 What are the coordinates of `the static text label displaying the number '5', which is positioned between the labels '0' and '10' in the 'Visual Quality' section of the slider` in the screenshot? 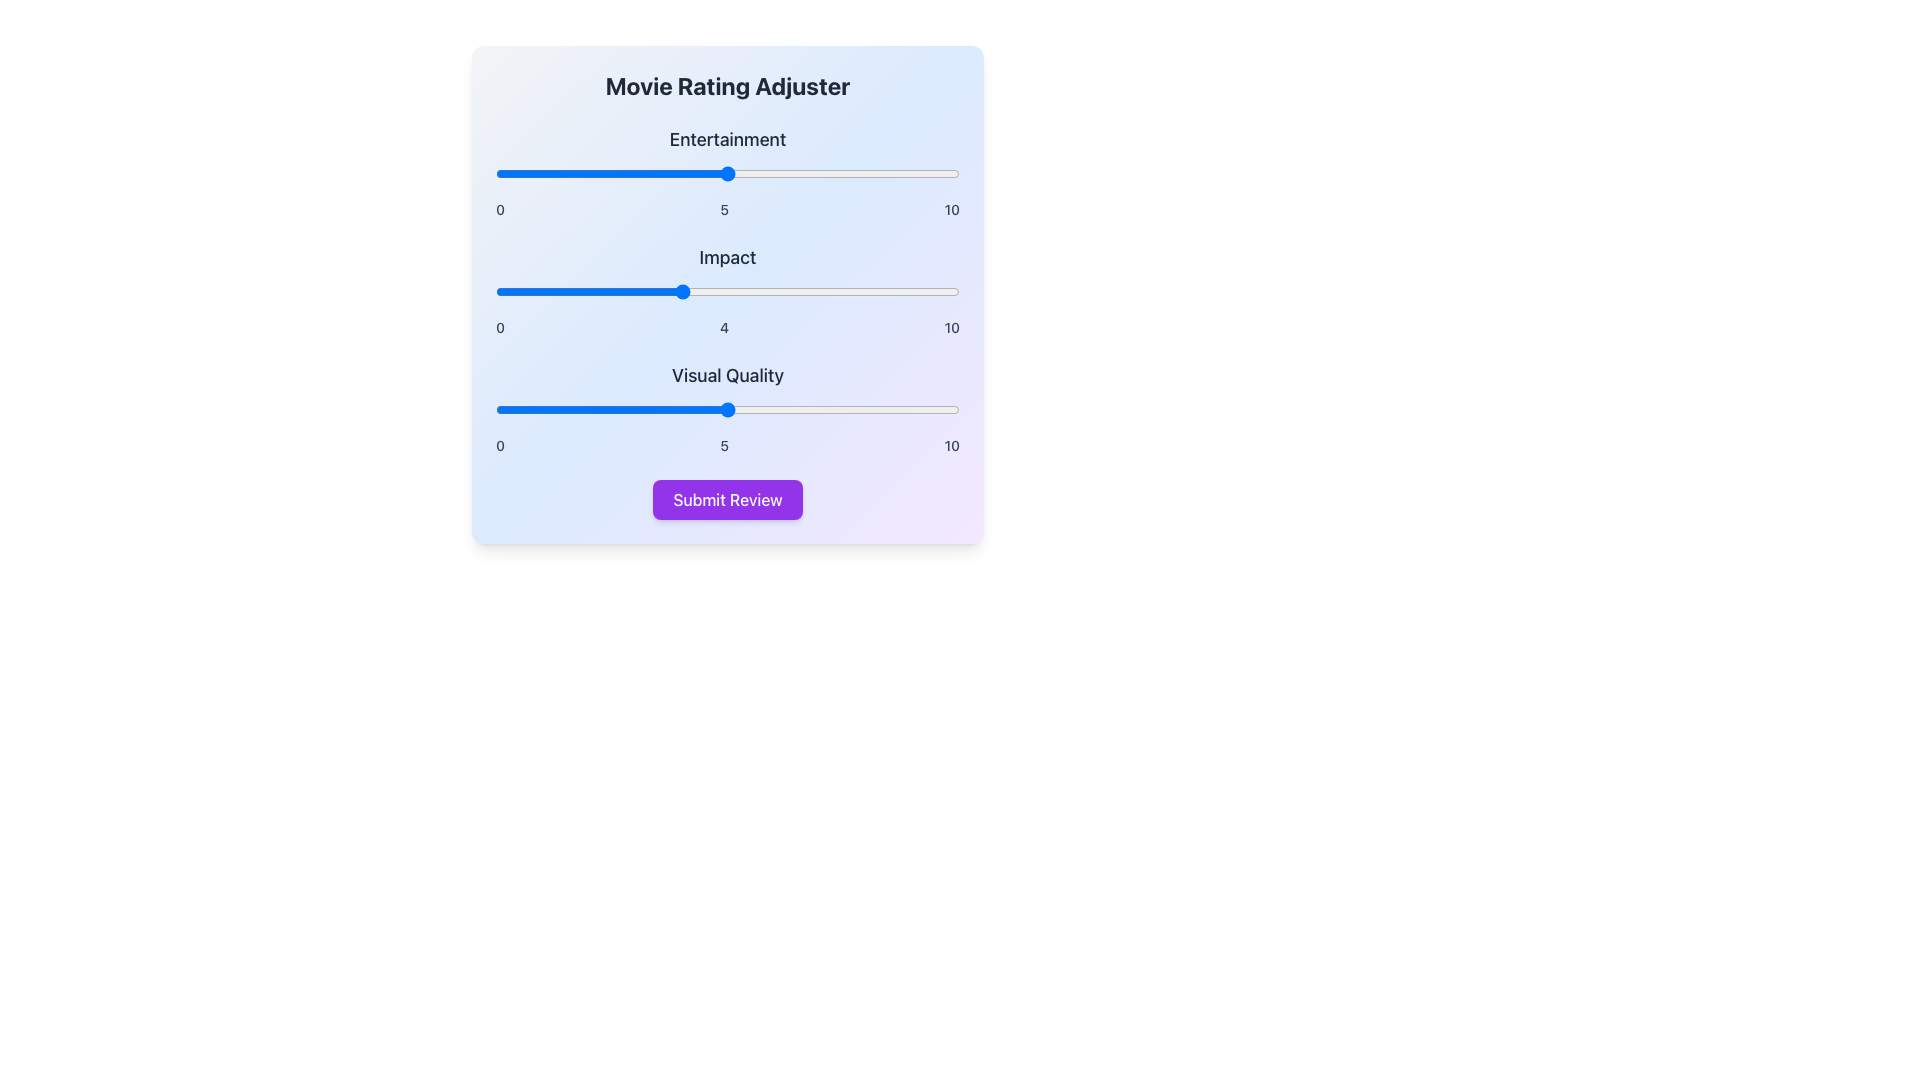 It's located at (723, 209).